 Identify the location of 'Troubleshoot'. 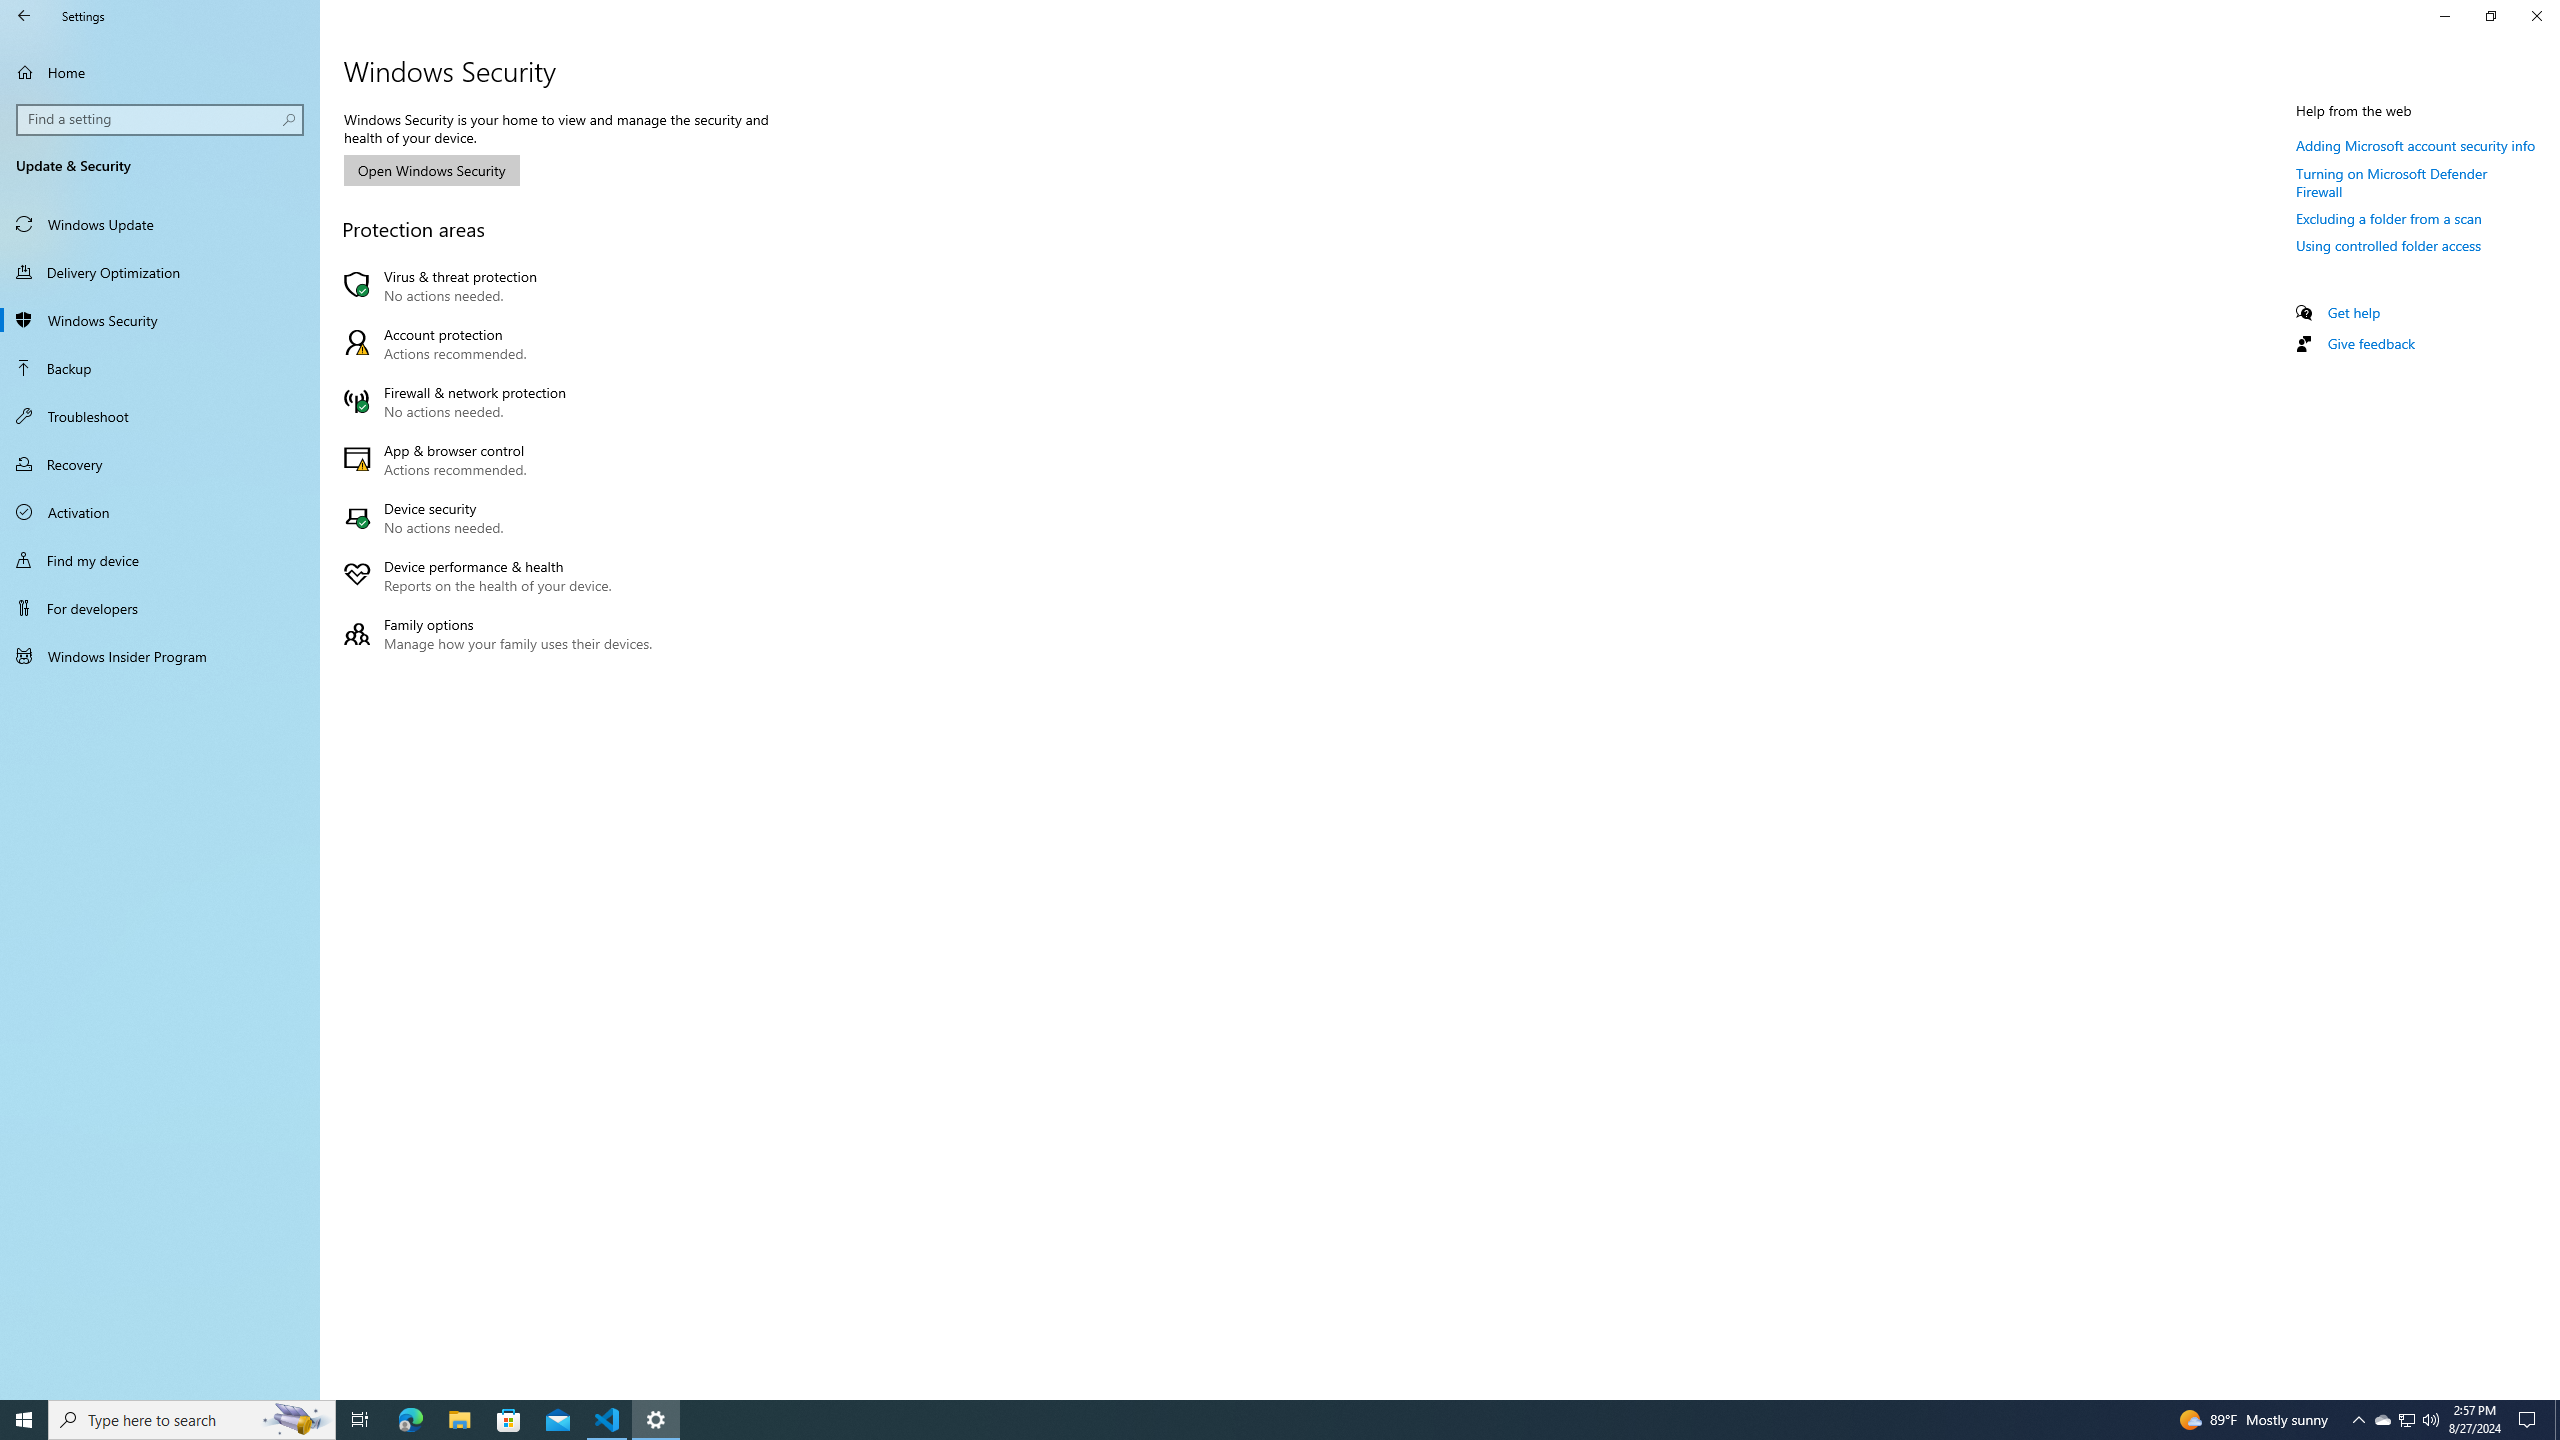
(159, 415).